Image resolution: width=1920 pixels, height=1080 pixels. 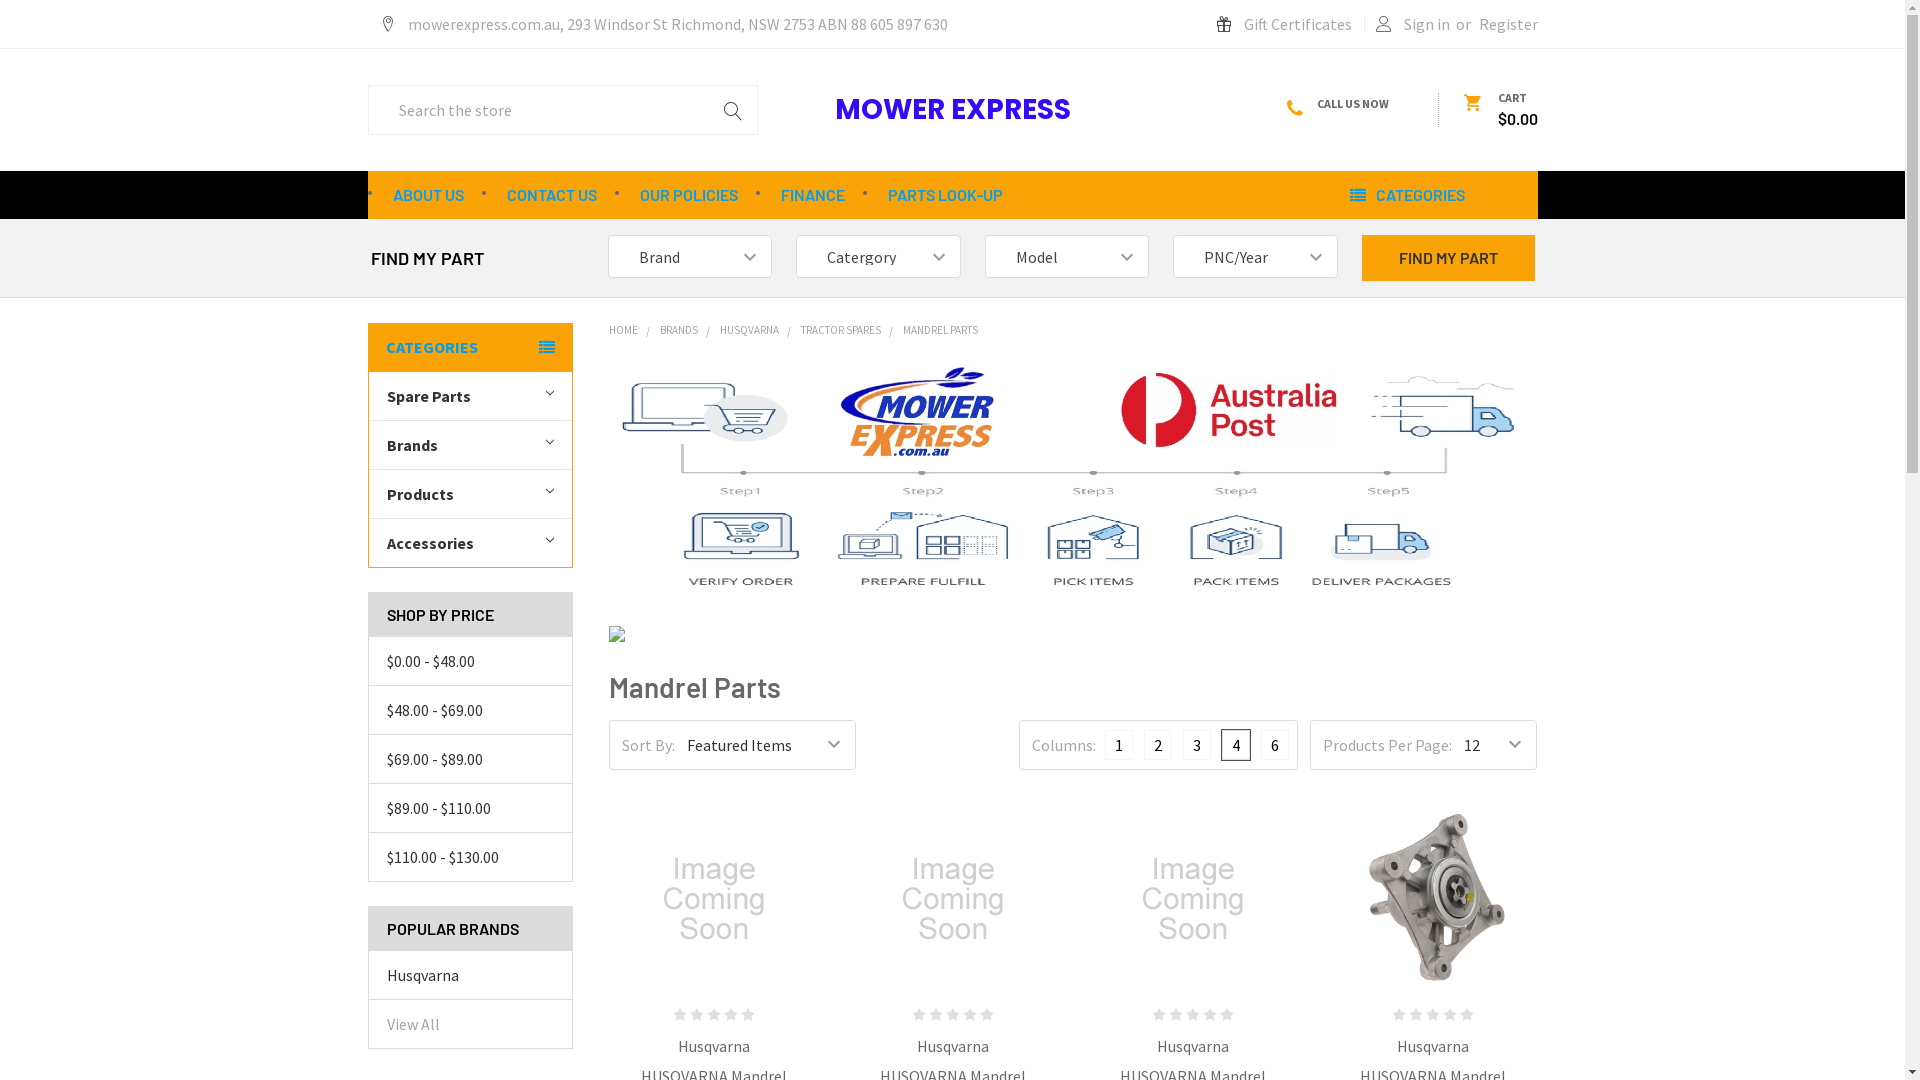 I want to click on 'HOME', so click(x=622, y=329).